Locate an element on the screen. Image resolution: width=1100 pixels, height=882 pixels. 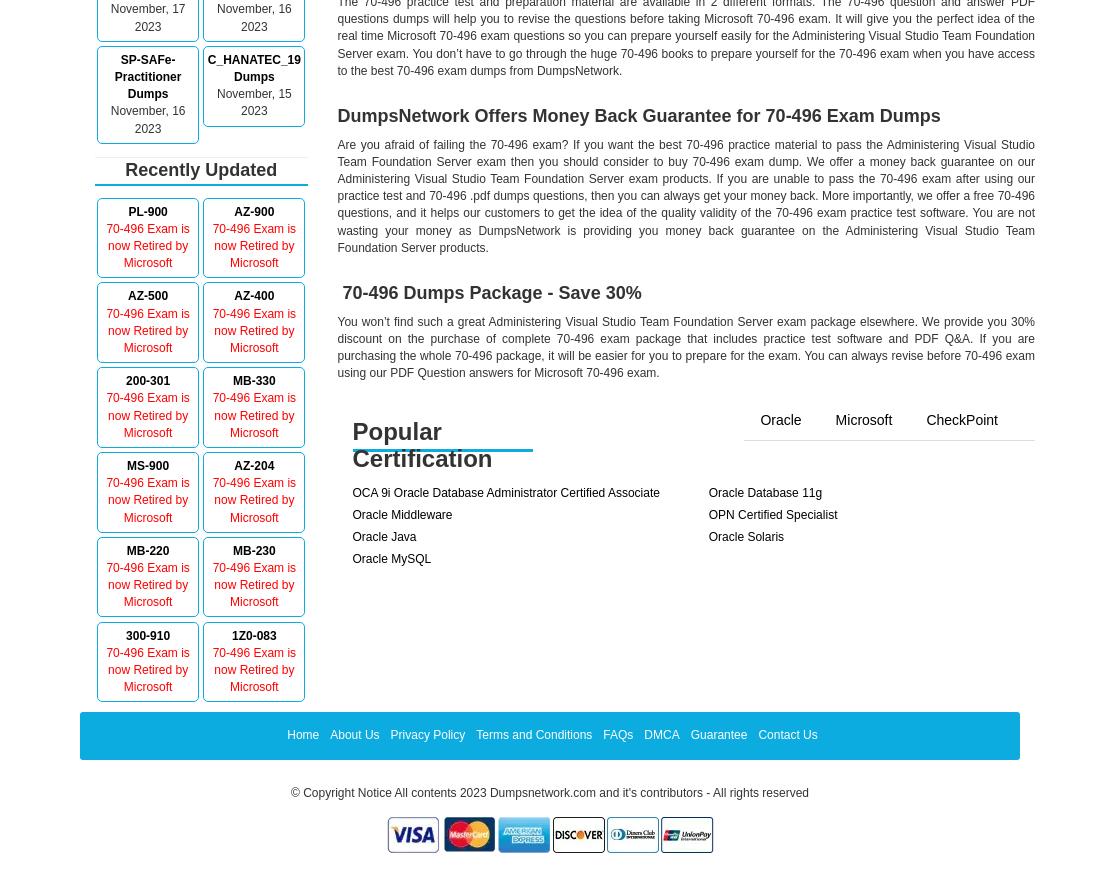
'DumpsNetwork Offers Money Back Guarantee for 70-496 Exam Dumps' is located at coordinates (638, 114).